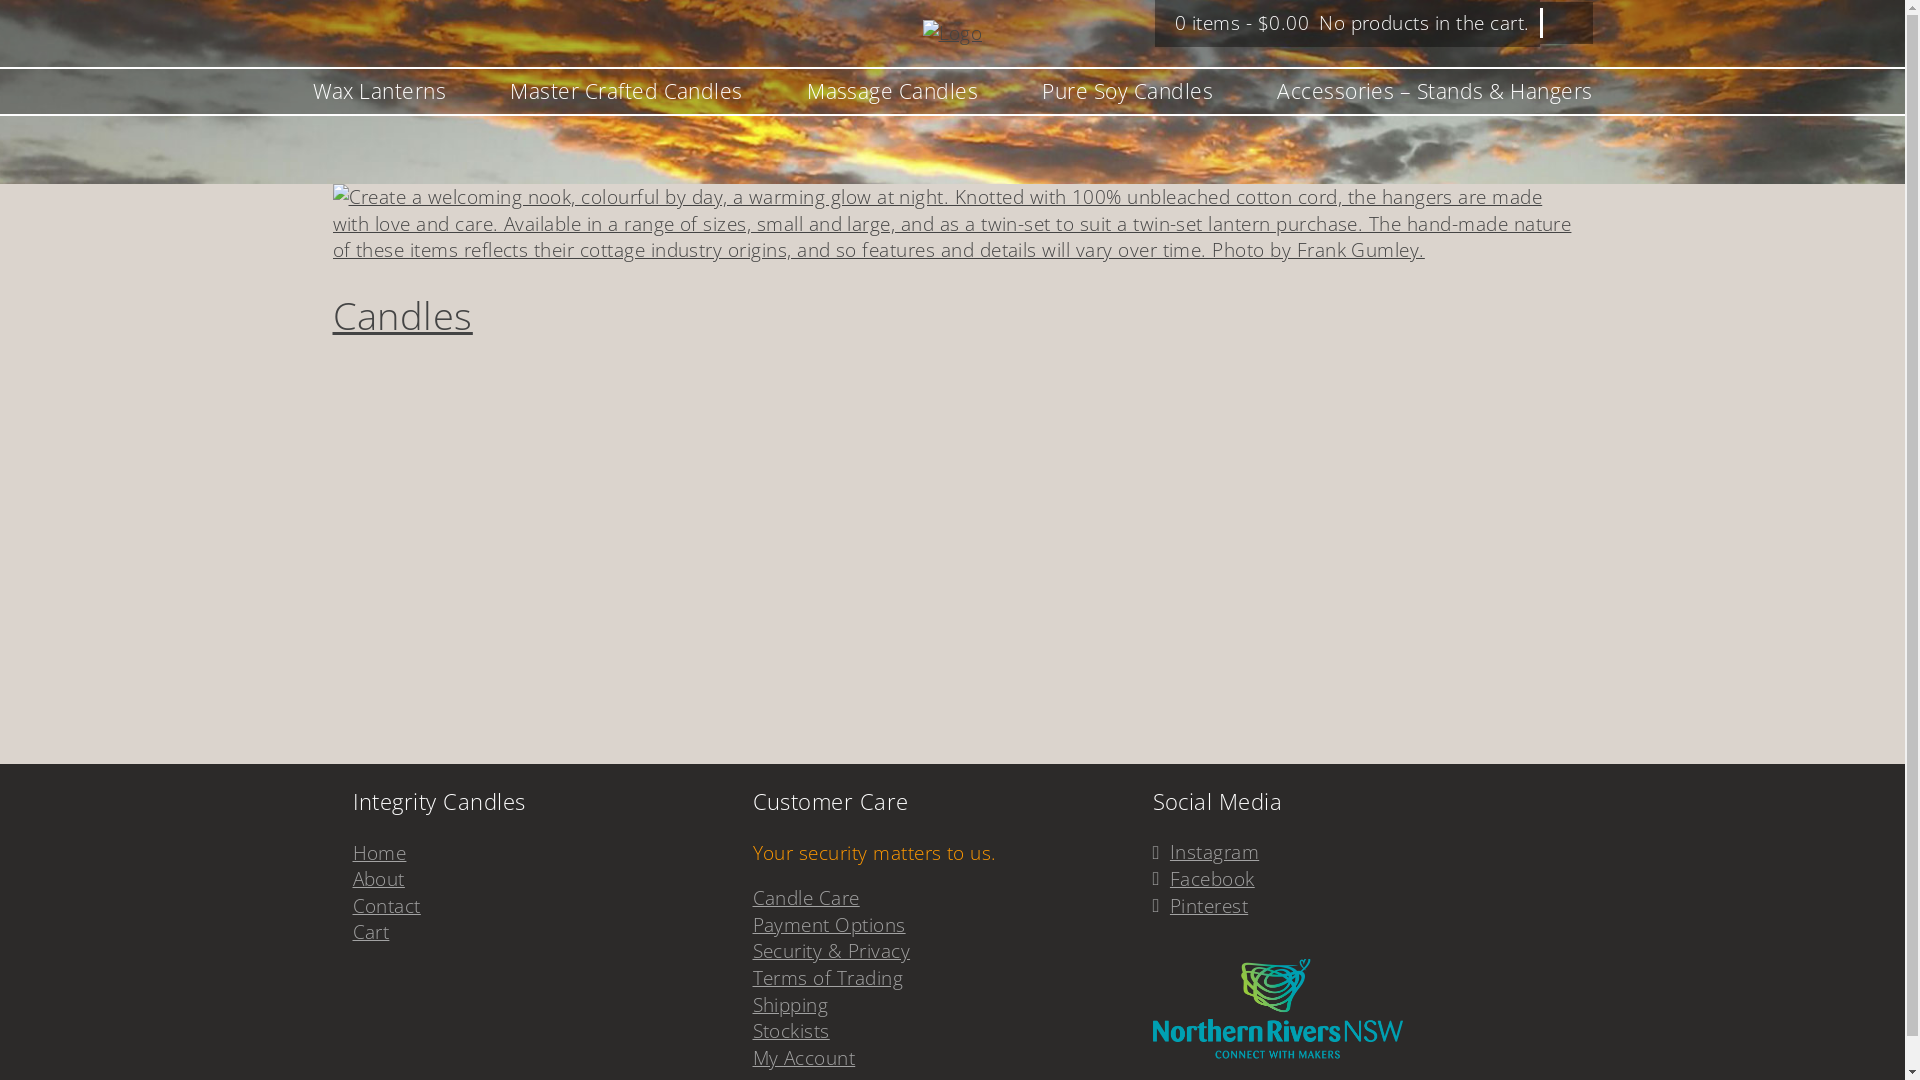  I want to click on 'Pinterest', so click(1208, 906).